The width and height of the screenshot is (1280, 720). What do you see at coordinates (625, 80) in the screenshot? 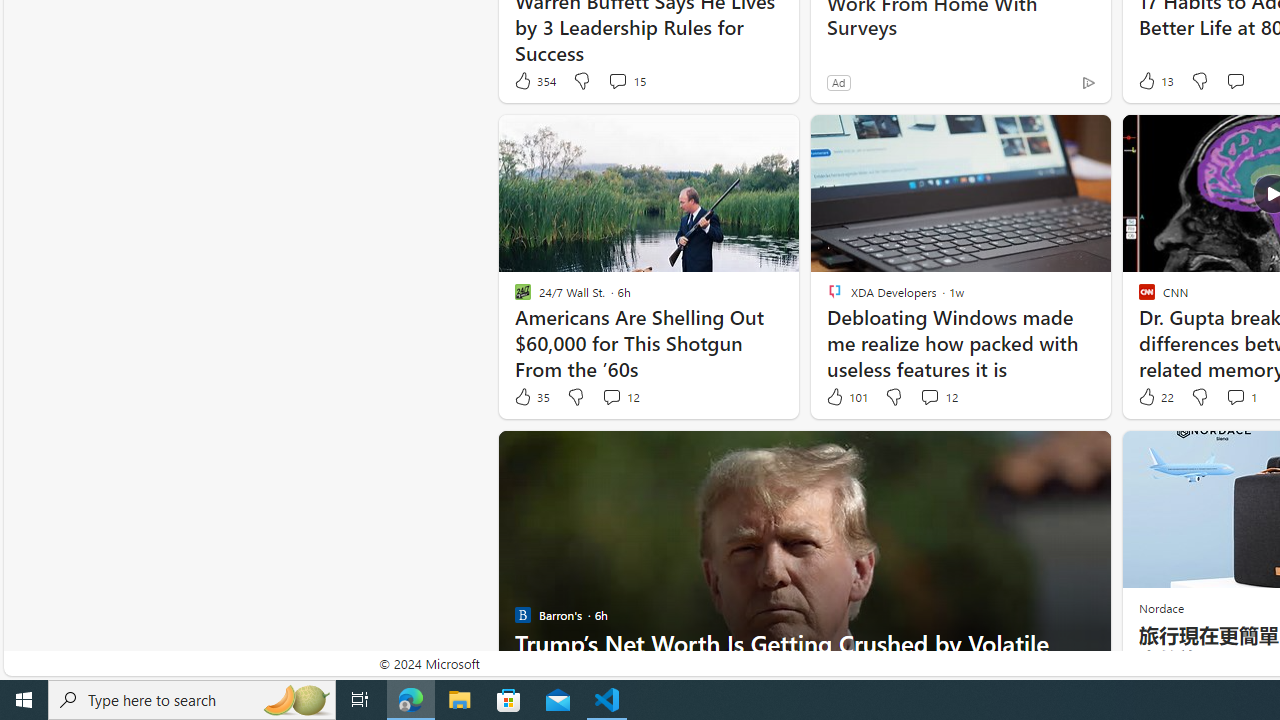
I see `'View comments 15 Comment'` at bounding box center [625, 80].